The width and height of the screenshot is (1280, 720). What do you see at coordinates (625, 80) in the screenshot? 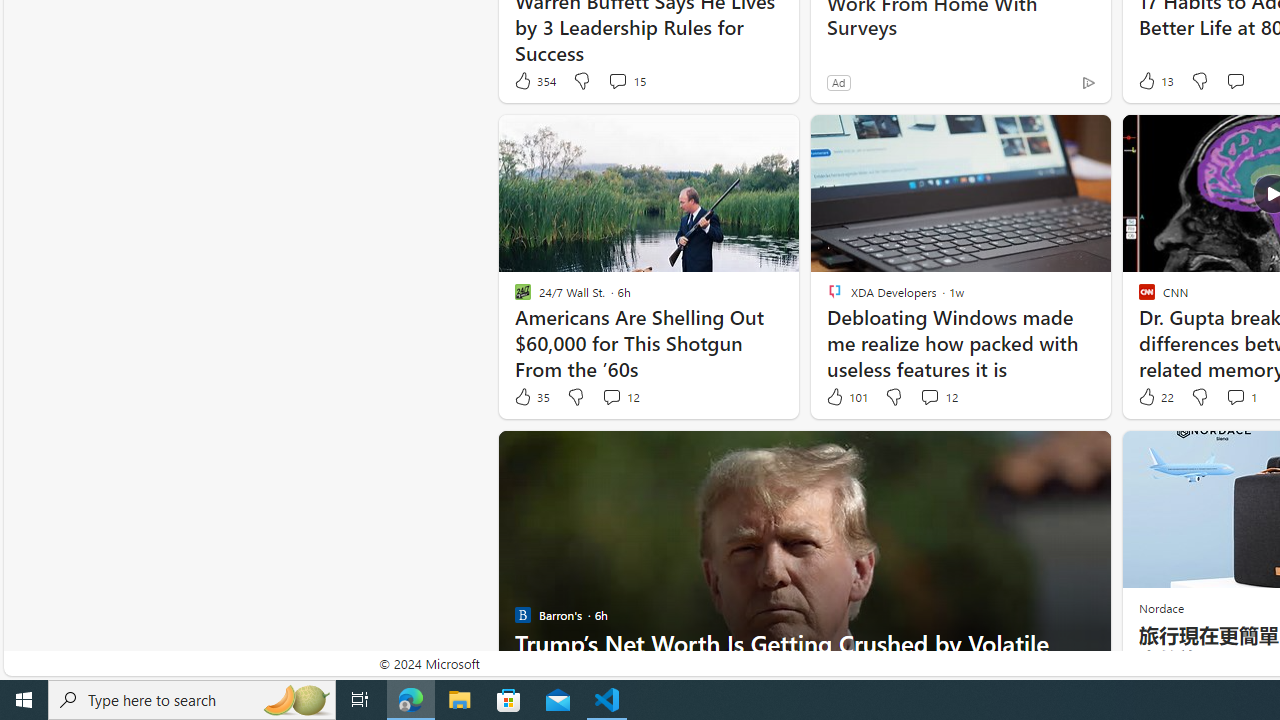
I see `'View comments 15 Comment'` at bounding box center [625, 80].